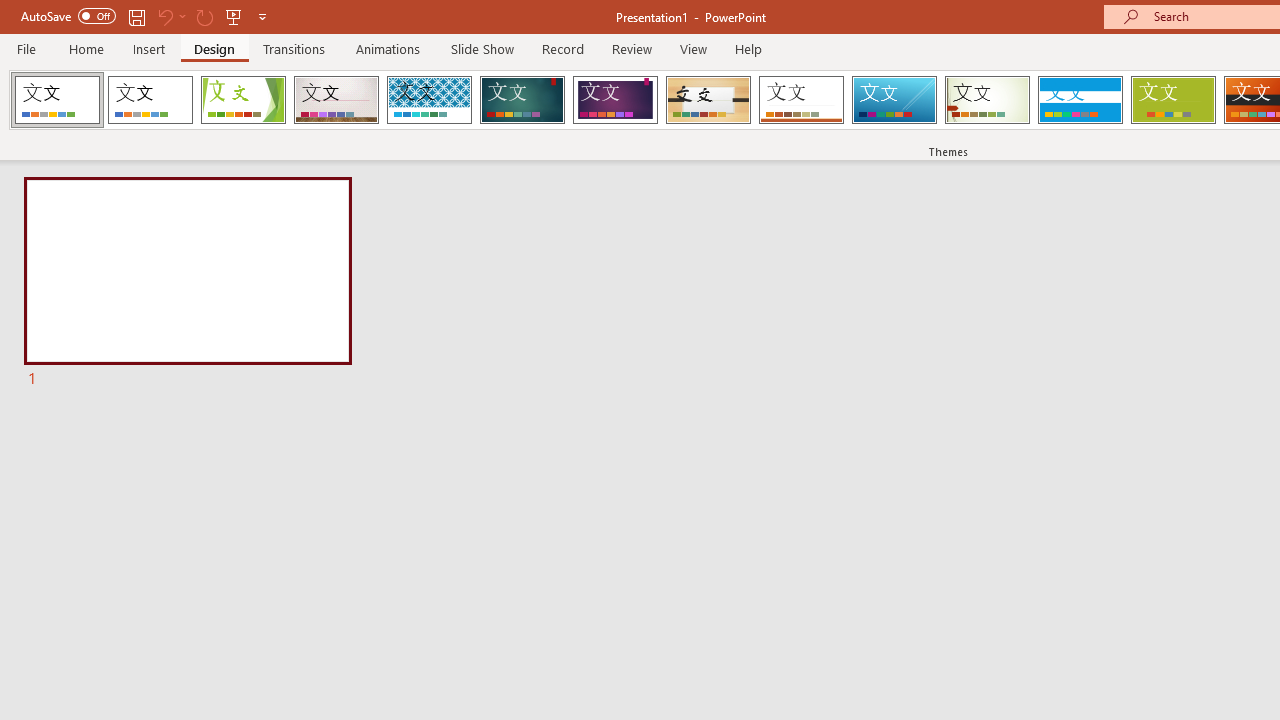 The height and width of the screenshot is (720, 1280). What do you see at coordinates (428, 100) in the screenshot?
I see `'Integral Loading Preview...'` at bounding box center [428, 100].